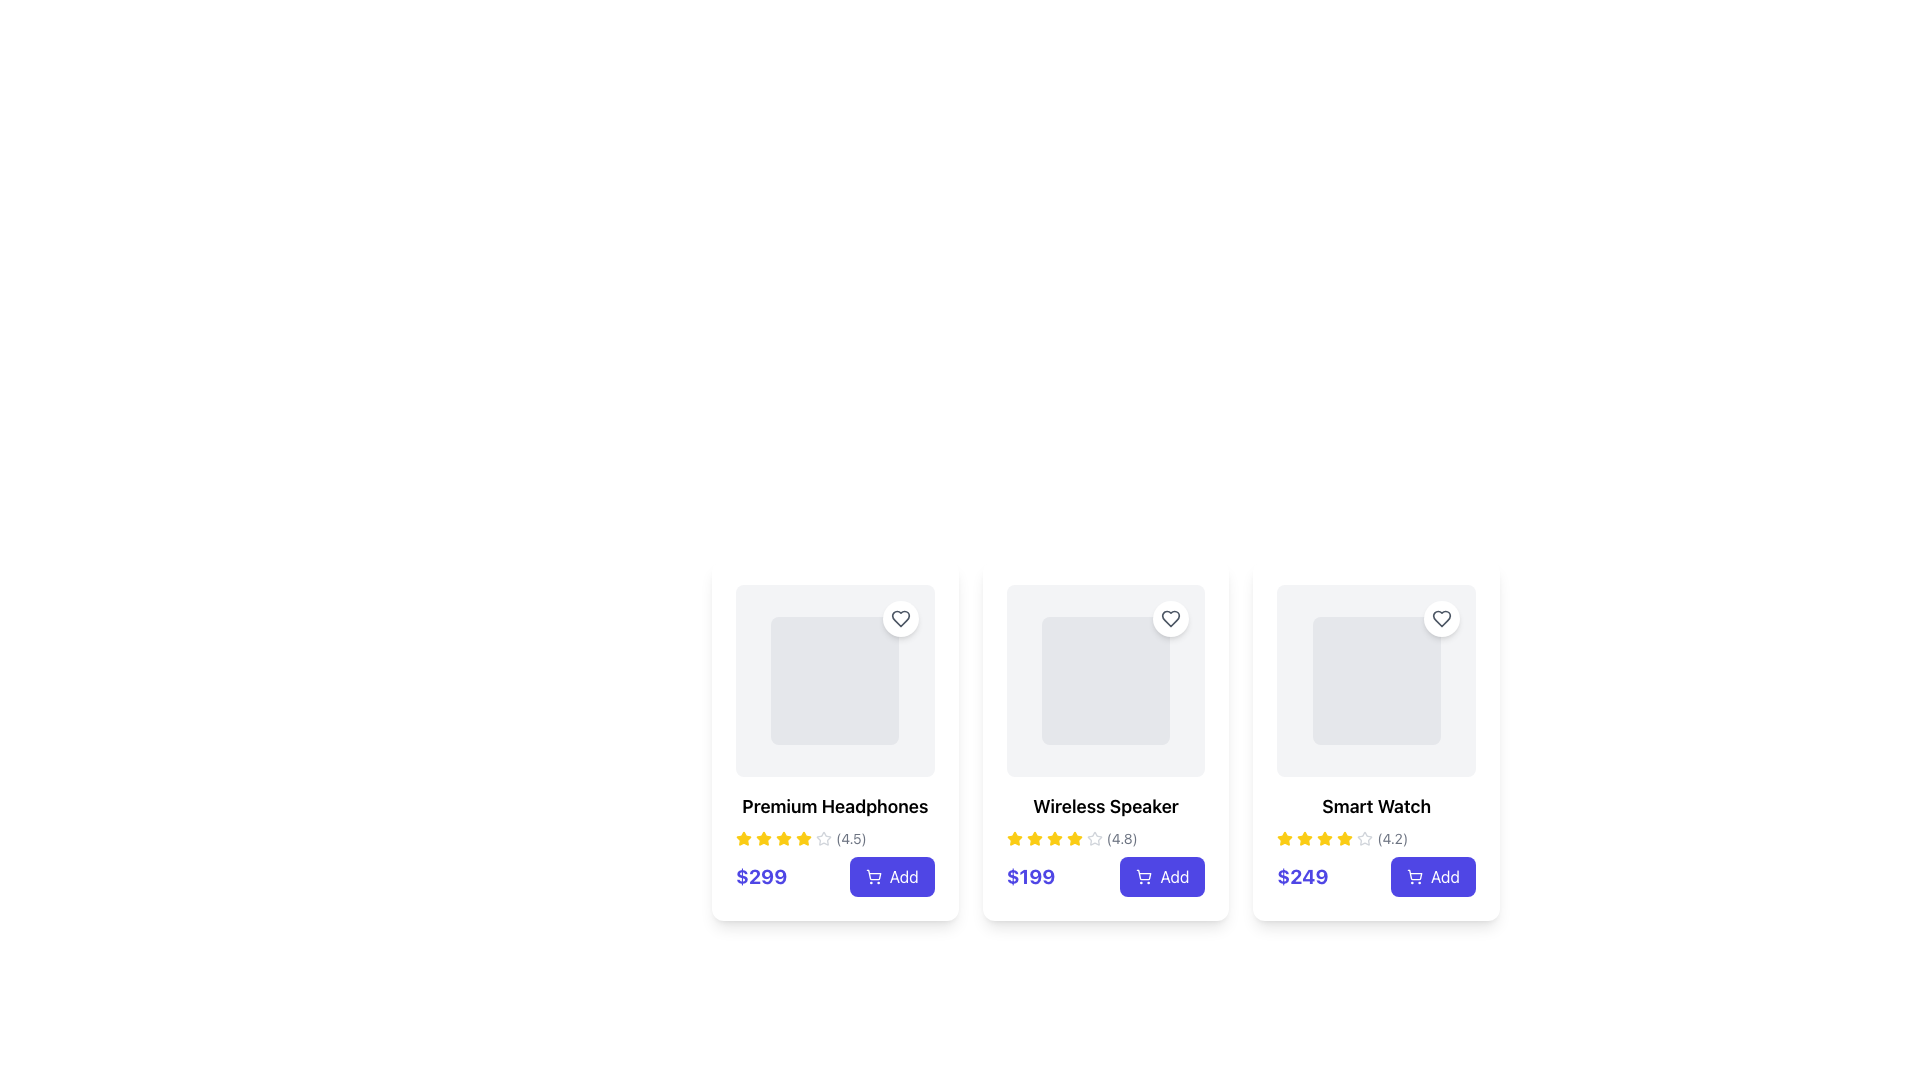 This screenshot has width=1920, height=1080. I want to click on the fourth filled yellow star in the rating system located below the 'Smart Watch' product card, so click(1325, 839).